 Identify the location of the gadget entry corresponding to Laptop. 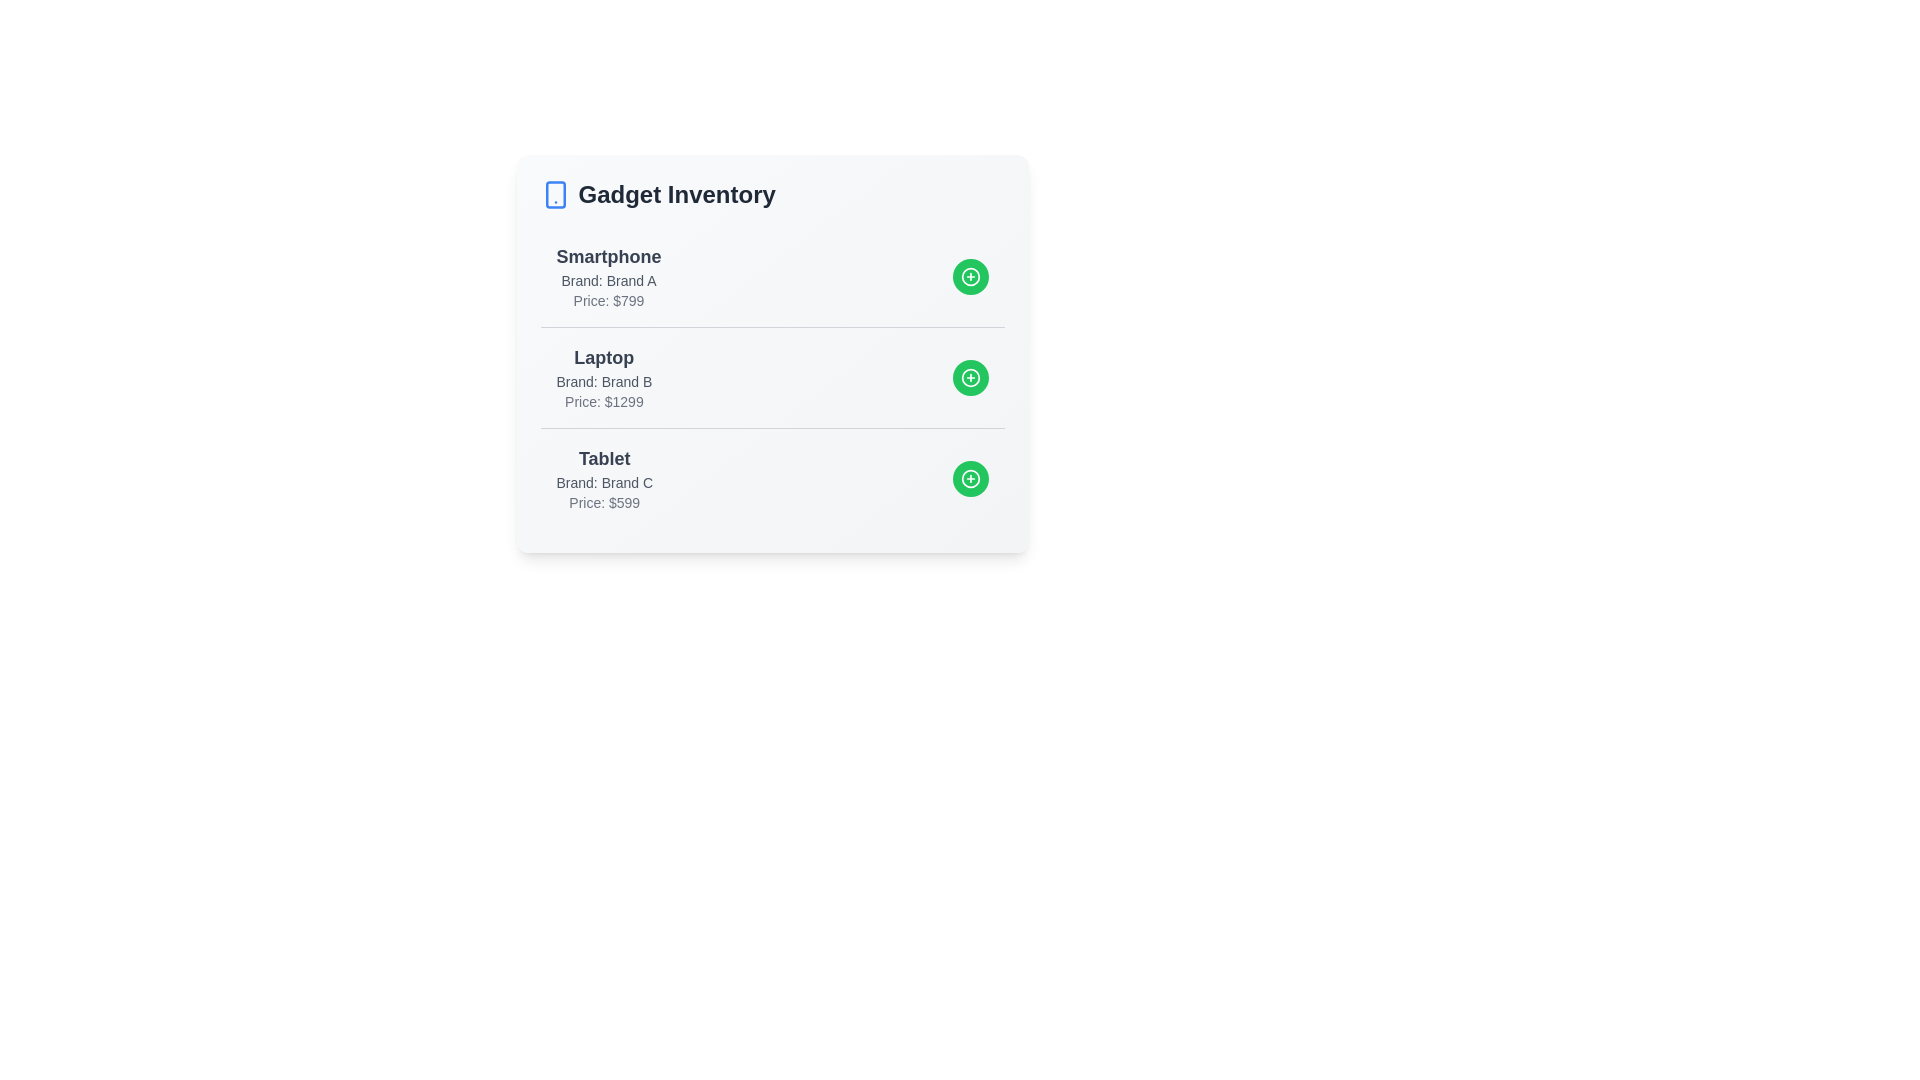
(771, 377).